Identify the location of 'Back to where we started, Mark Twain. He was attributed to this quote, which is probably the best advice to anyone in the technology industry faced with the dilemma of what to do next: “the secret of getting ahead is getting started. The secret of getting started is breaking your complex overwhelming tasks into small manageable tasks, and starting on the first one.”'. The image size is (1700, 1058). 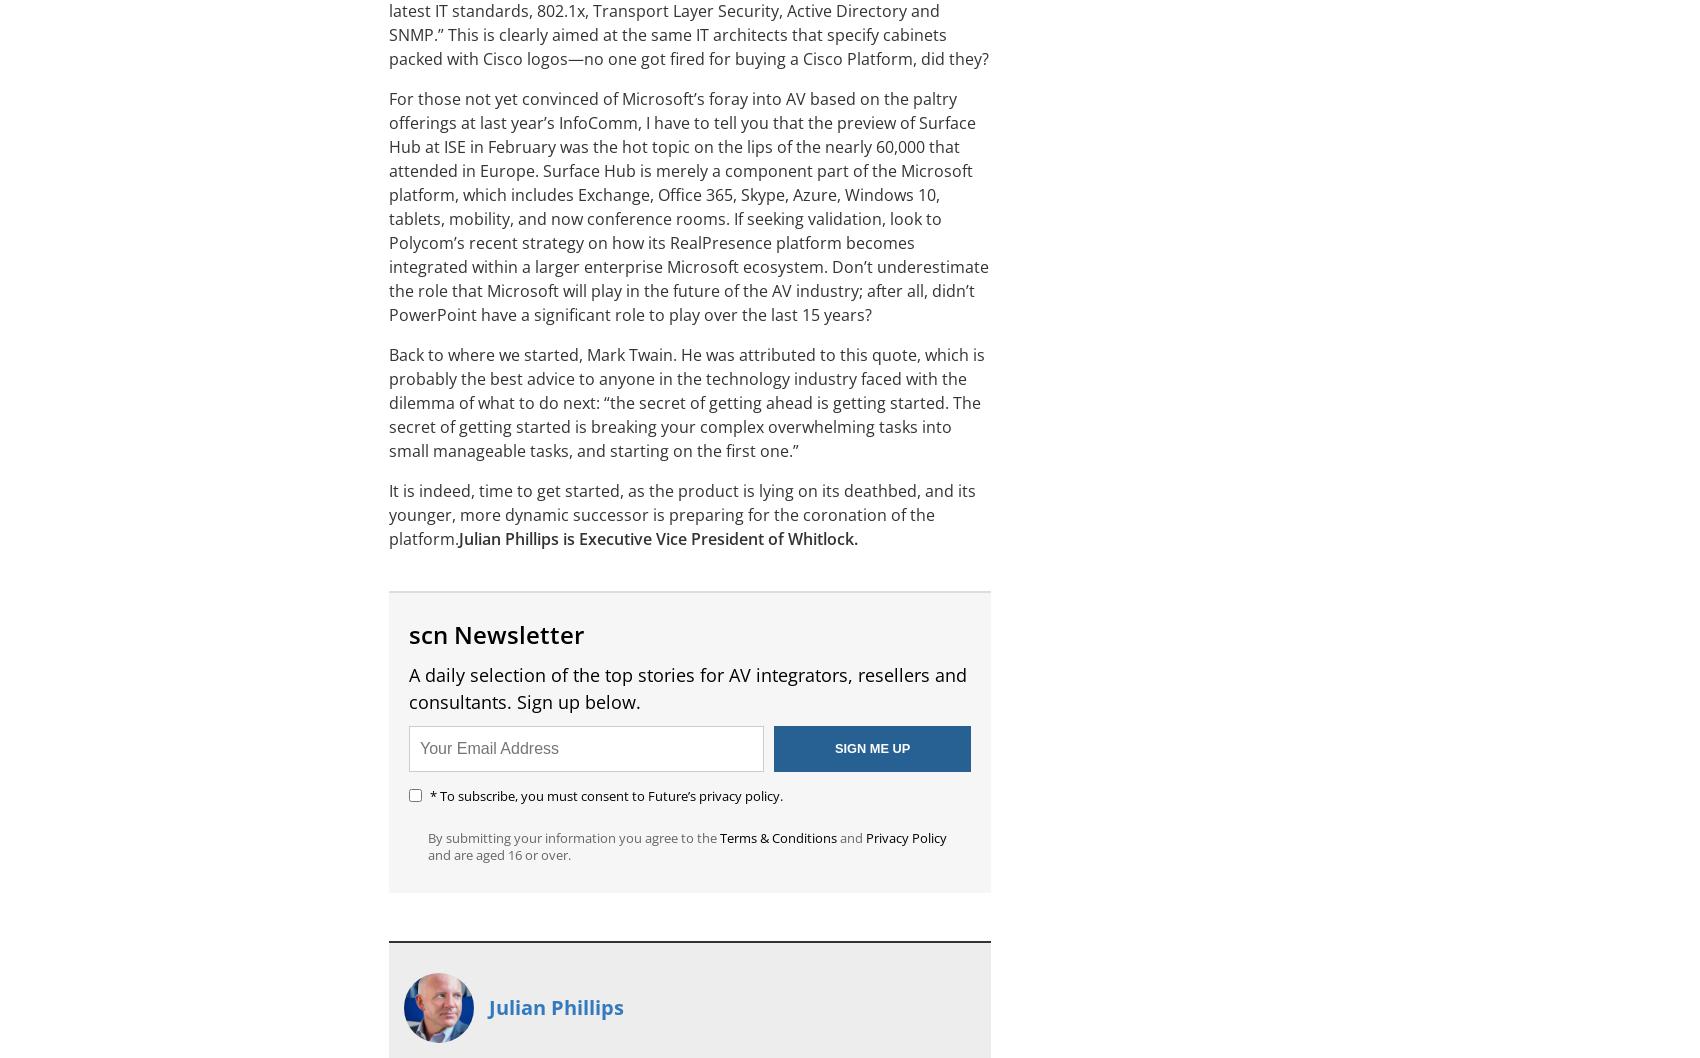
(387, 402).